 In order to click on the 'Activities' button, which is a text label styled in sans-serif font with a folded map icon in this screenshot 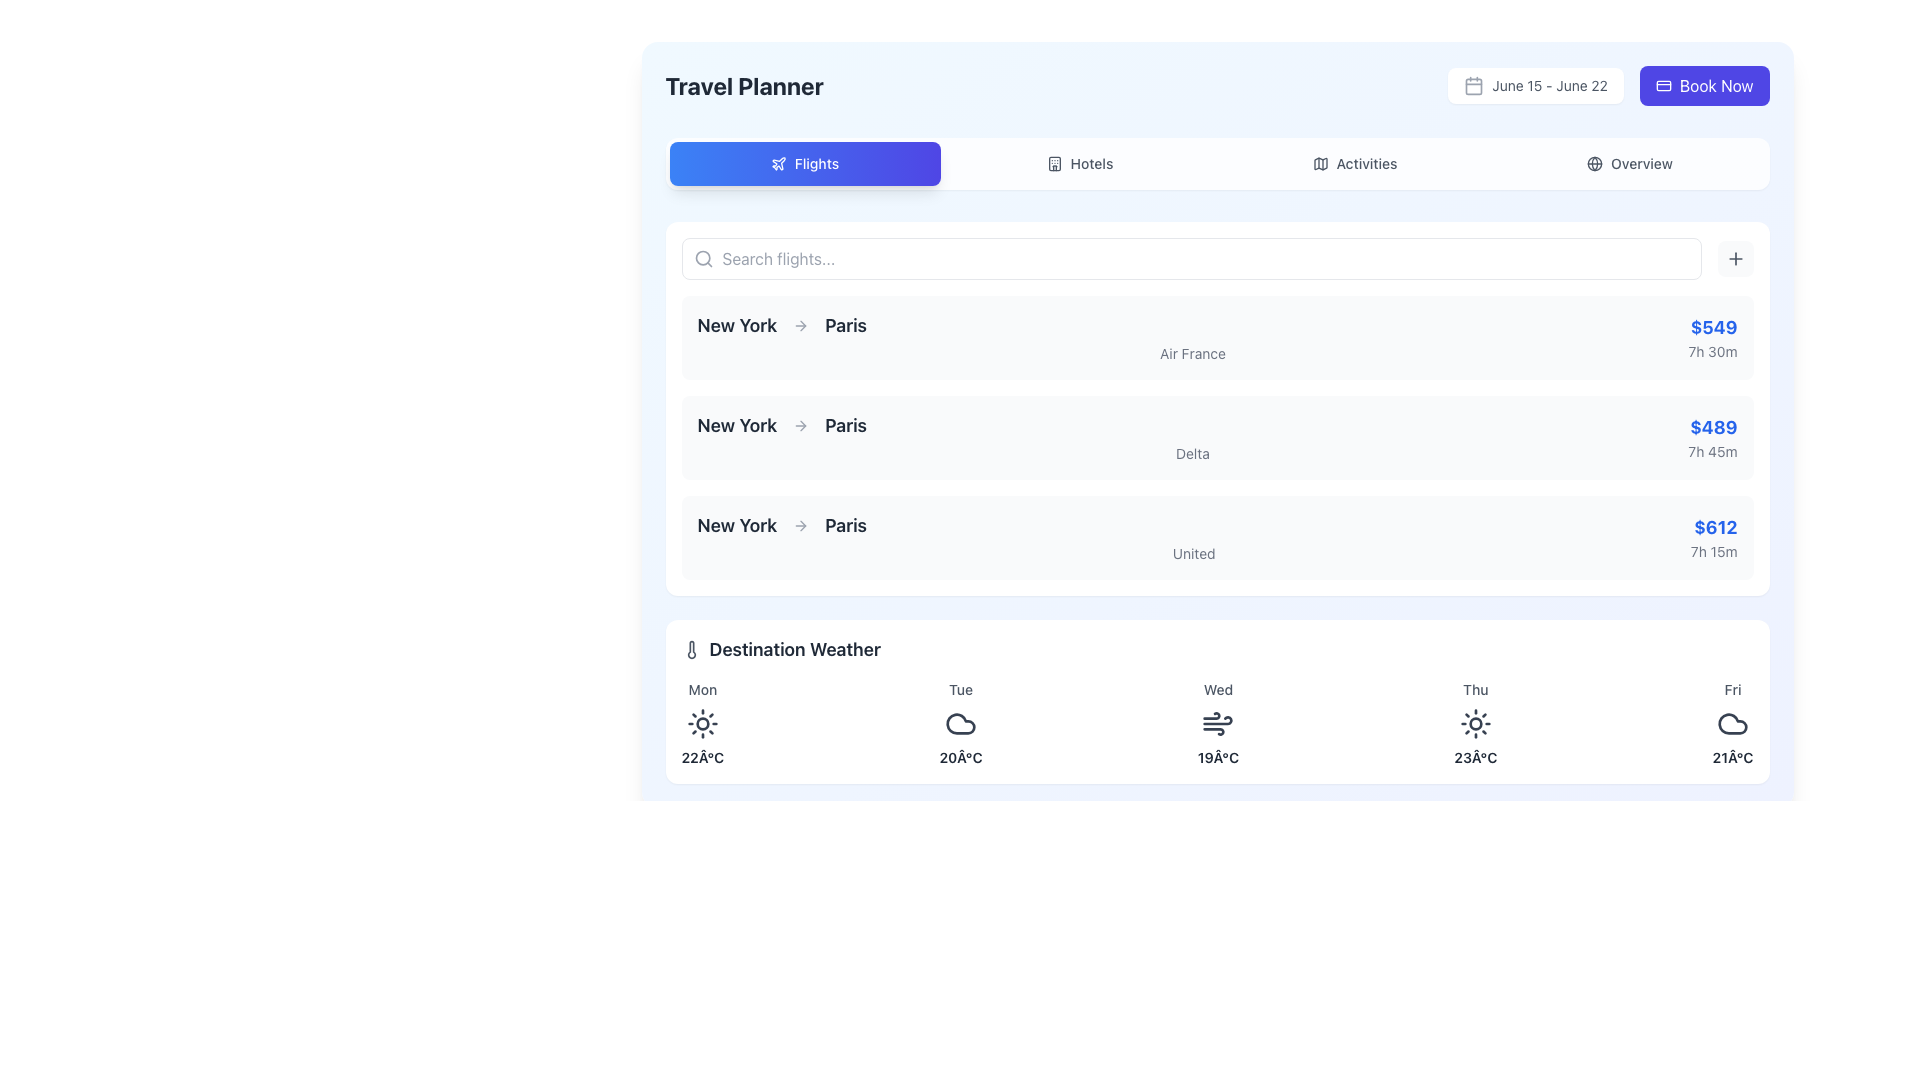, I will do `click(1354, 163)`.